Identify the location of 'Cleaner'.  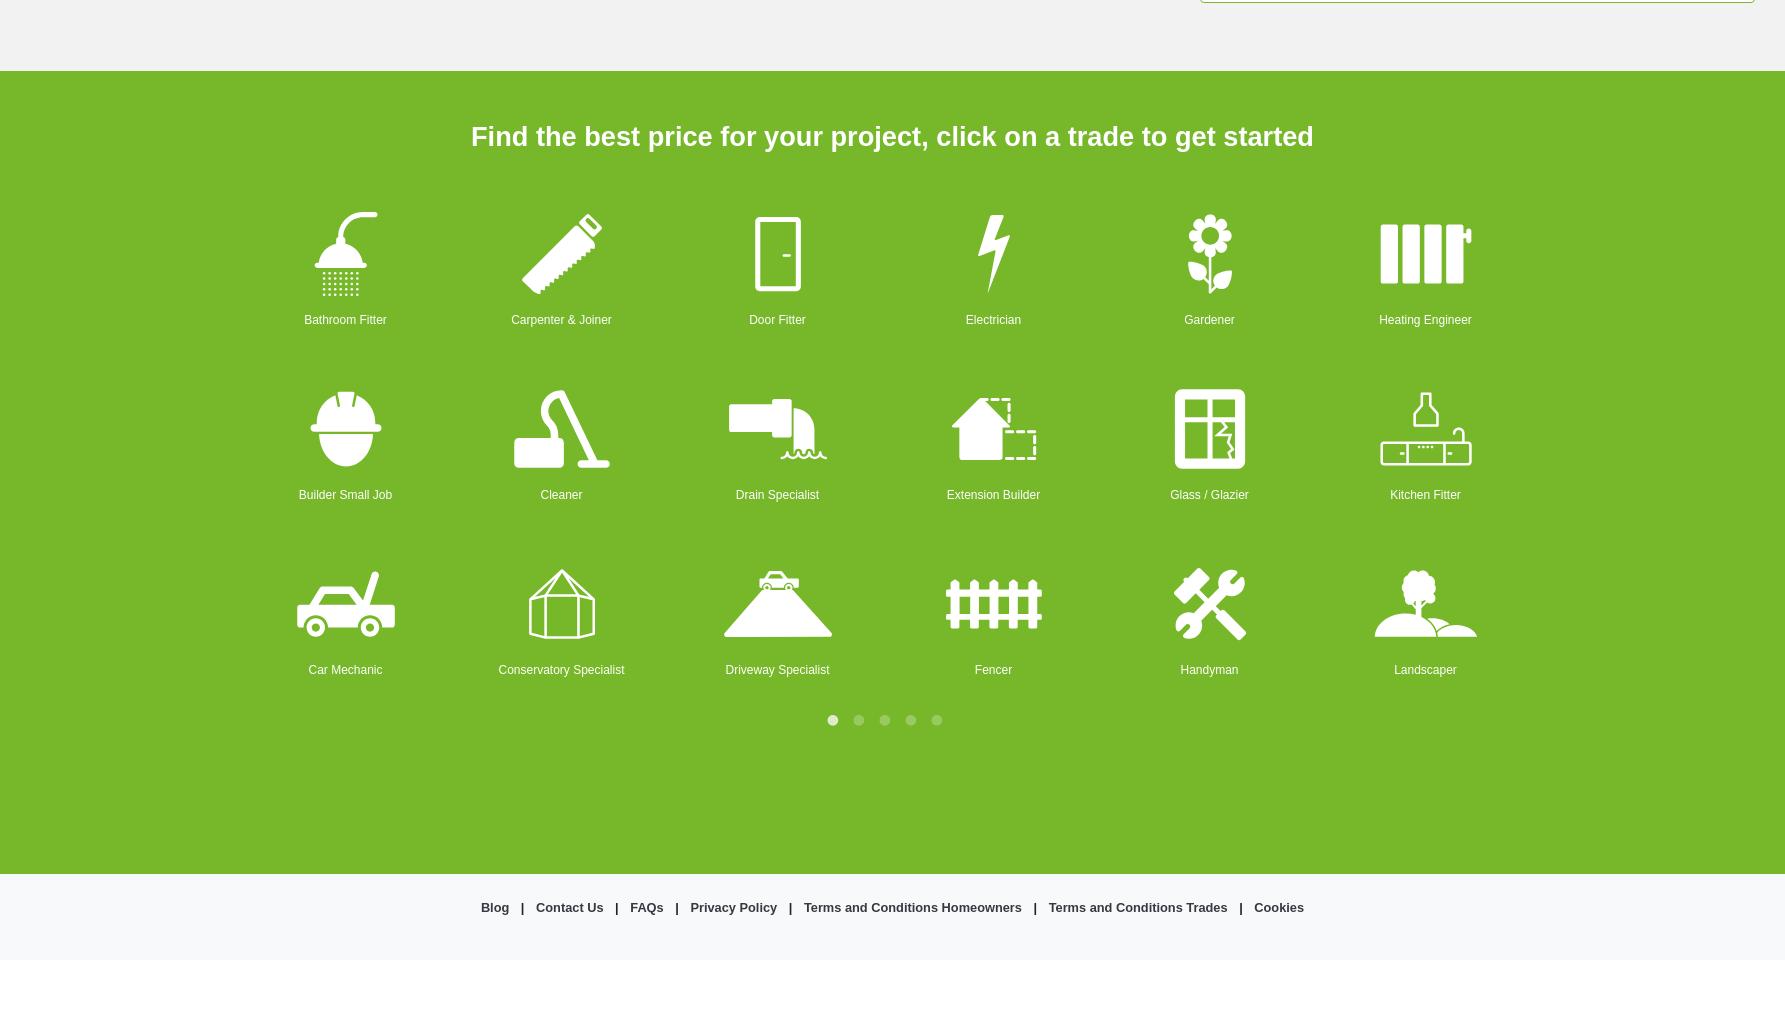
(561, 493).